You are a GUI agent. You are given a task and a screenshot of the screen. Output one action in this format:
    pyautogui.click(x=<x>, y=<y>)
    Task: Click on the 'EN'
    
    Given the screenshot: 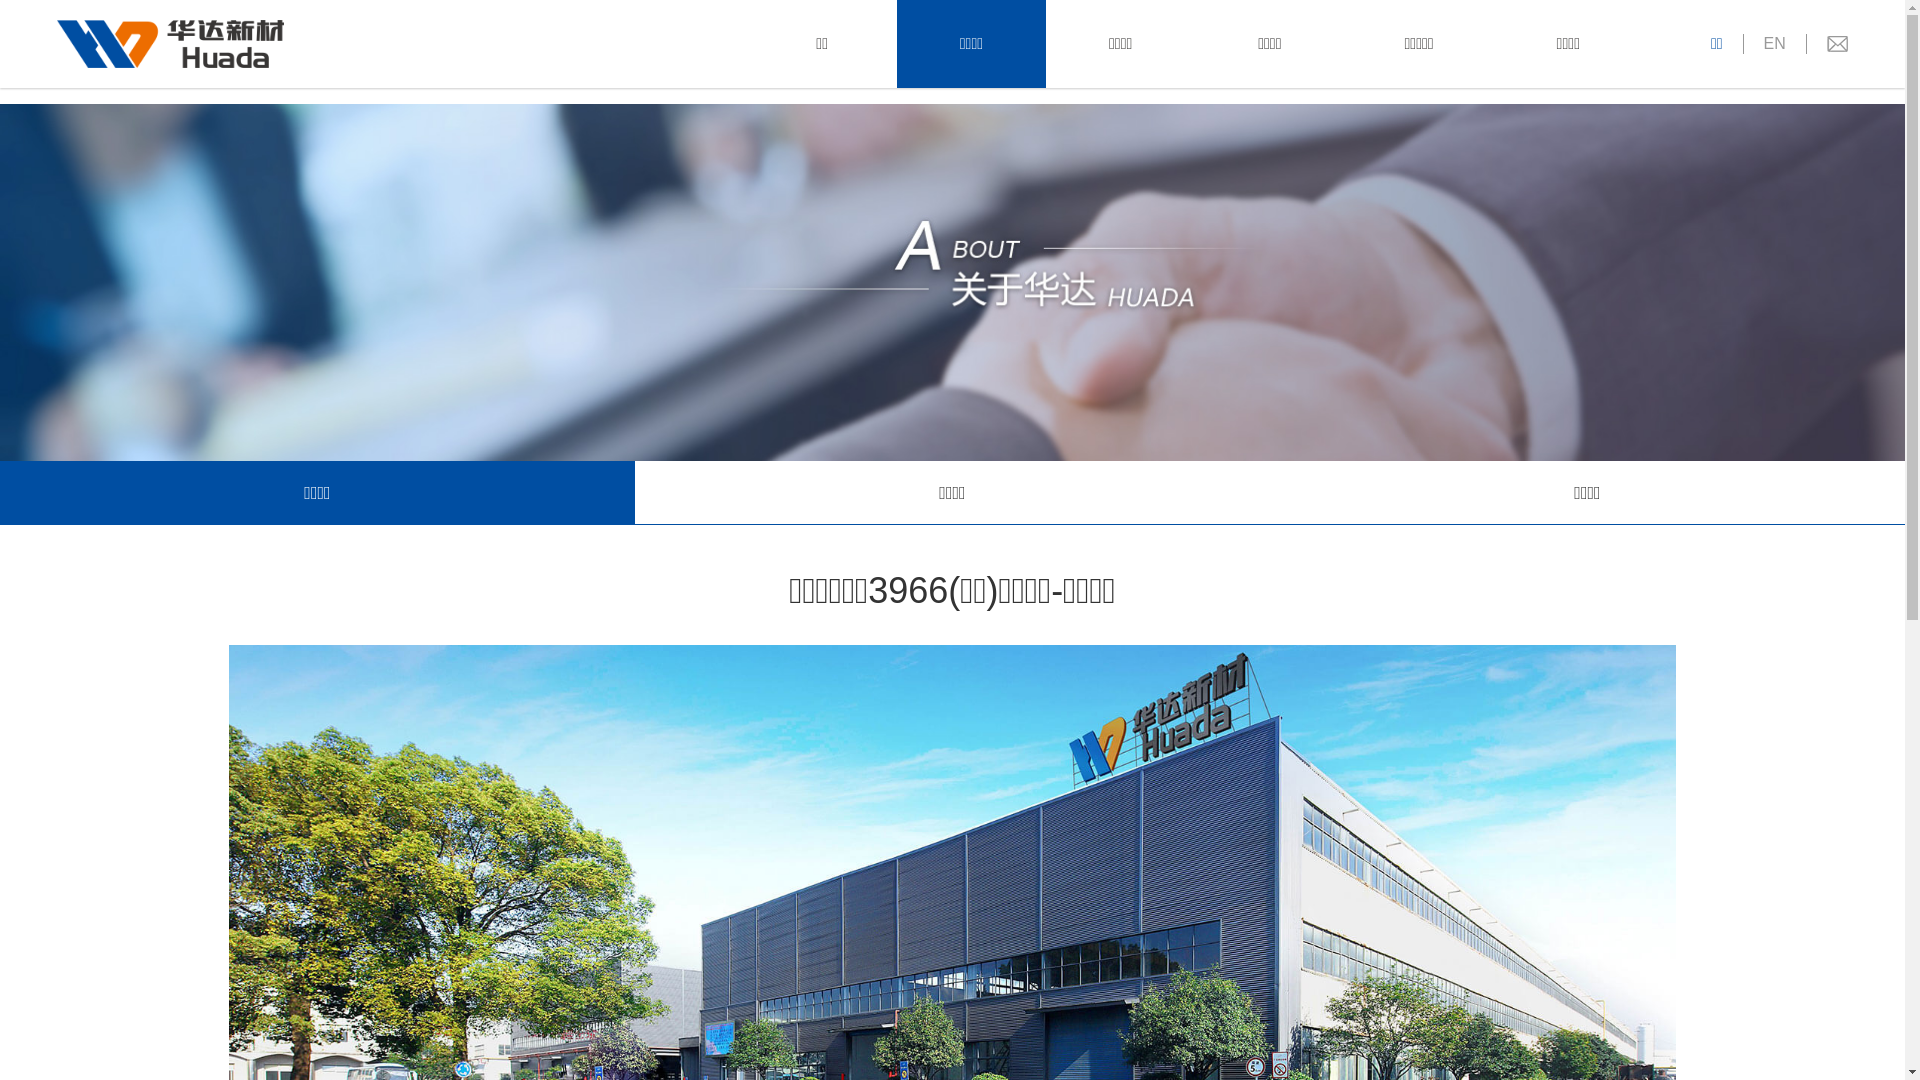 What is the action you would take?
    pyautogui.click(x=1763, y=43)
    